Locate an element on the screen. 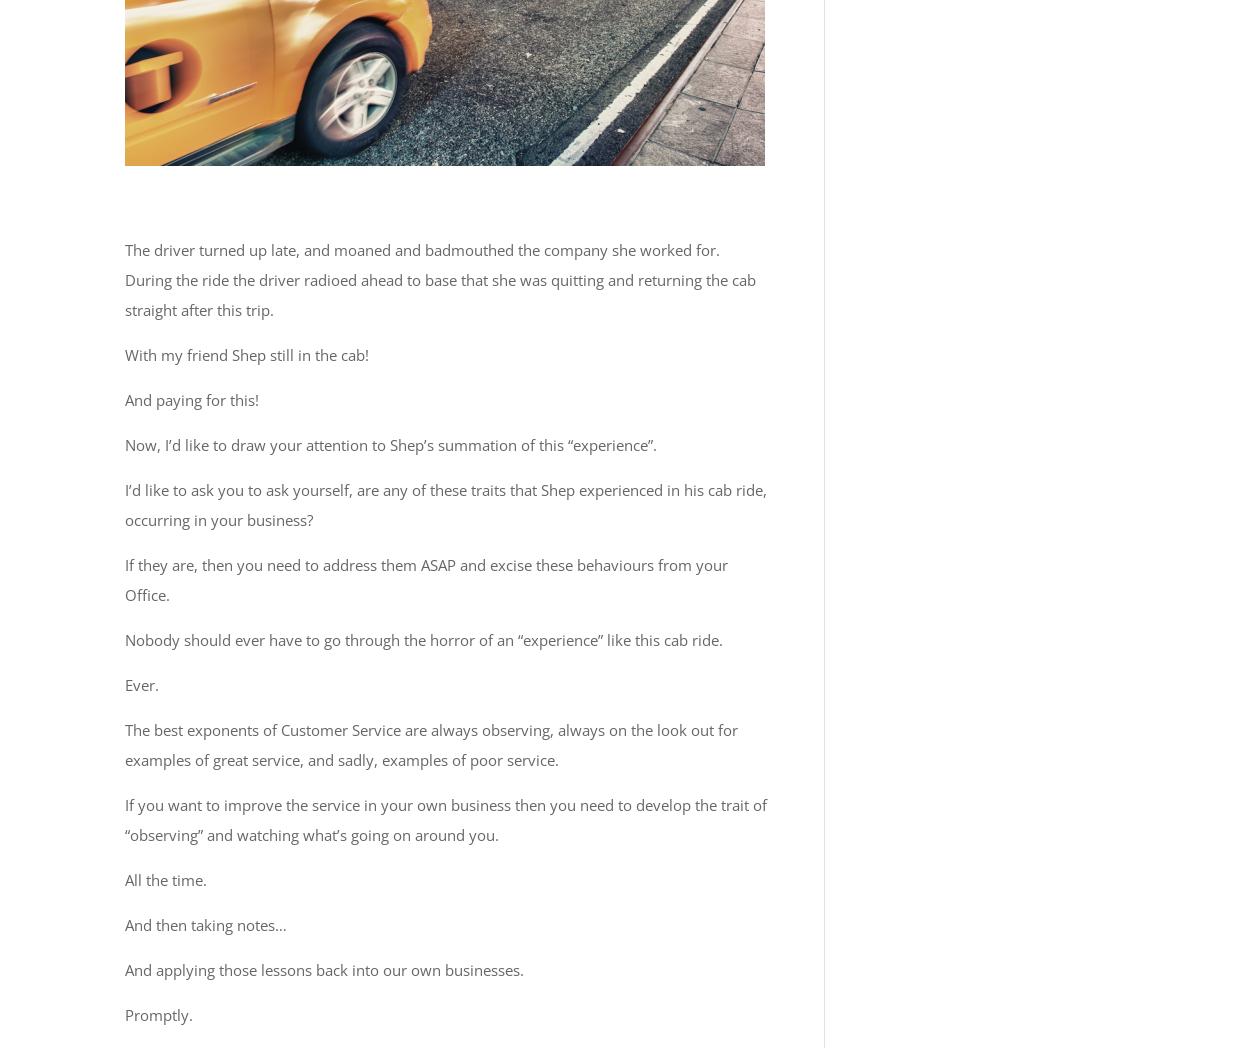  'The best exponents of Customer Service are always observing, always on the look out for examples of great service, and sadly, examples of poor service.' is located at coordinates (431, 743).